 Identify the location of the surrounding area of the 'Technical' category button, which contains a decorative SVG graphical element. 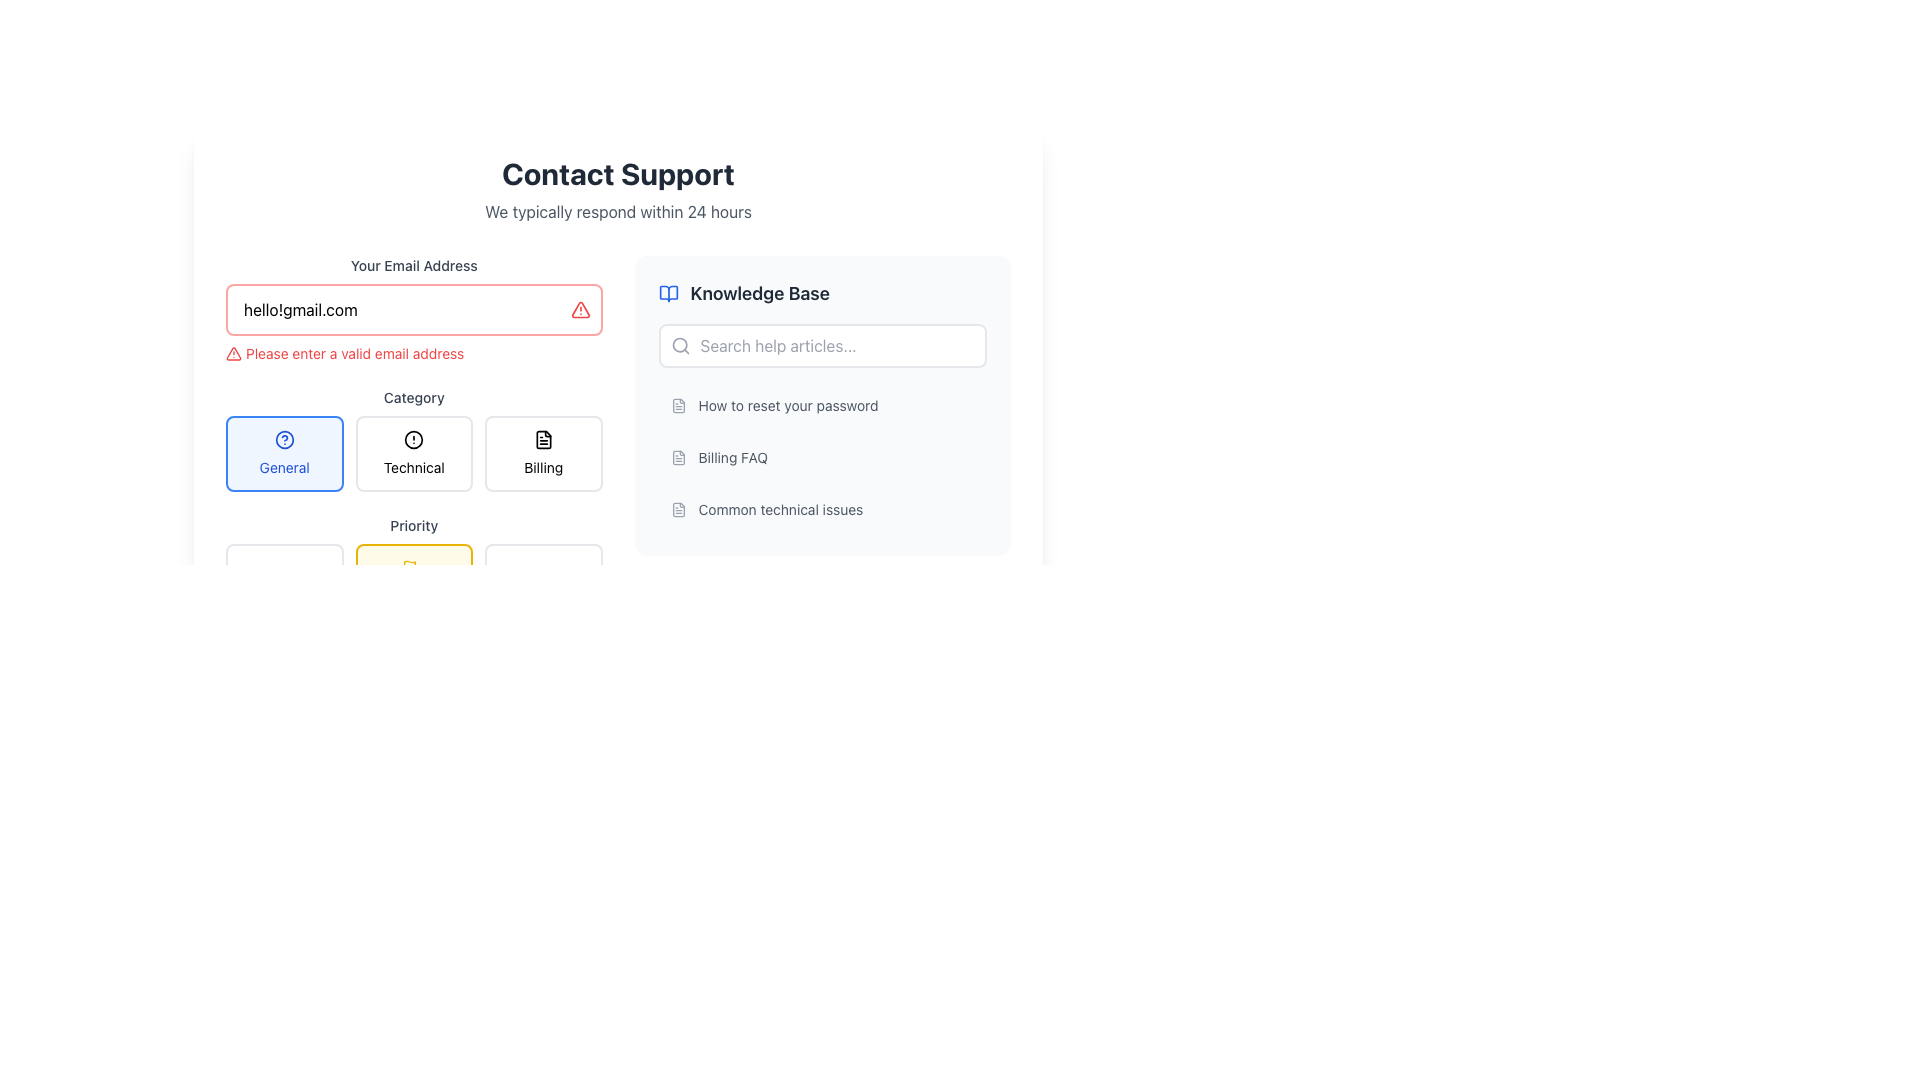
(413, 438).